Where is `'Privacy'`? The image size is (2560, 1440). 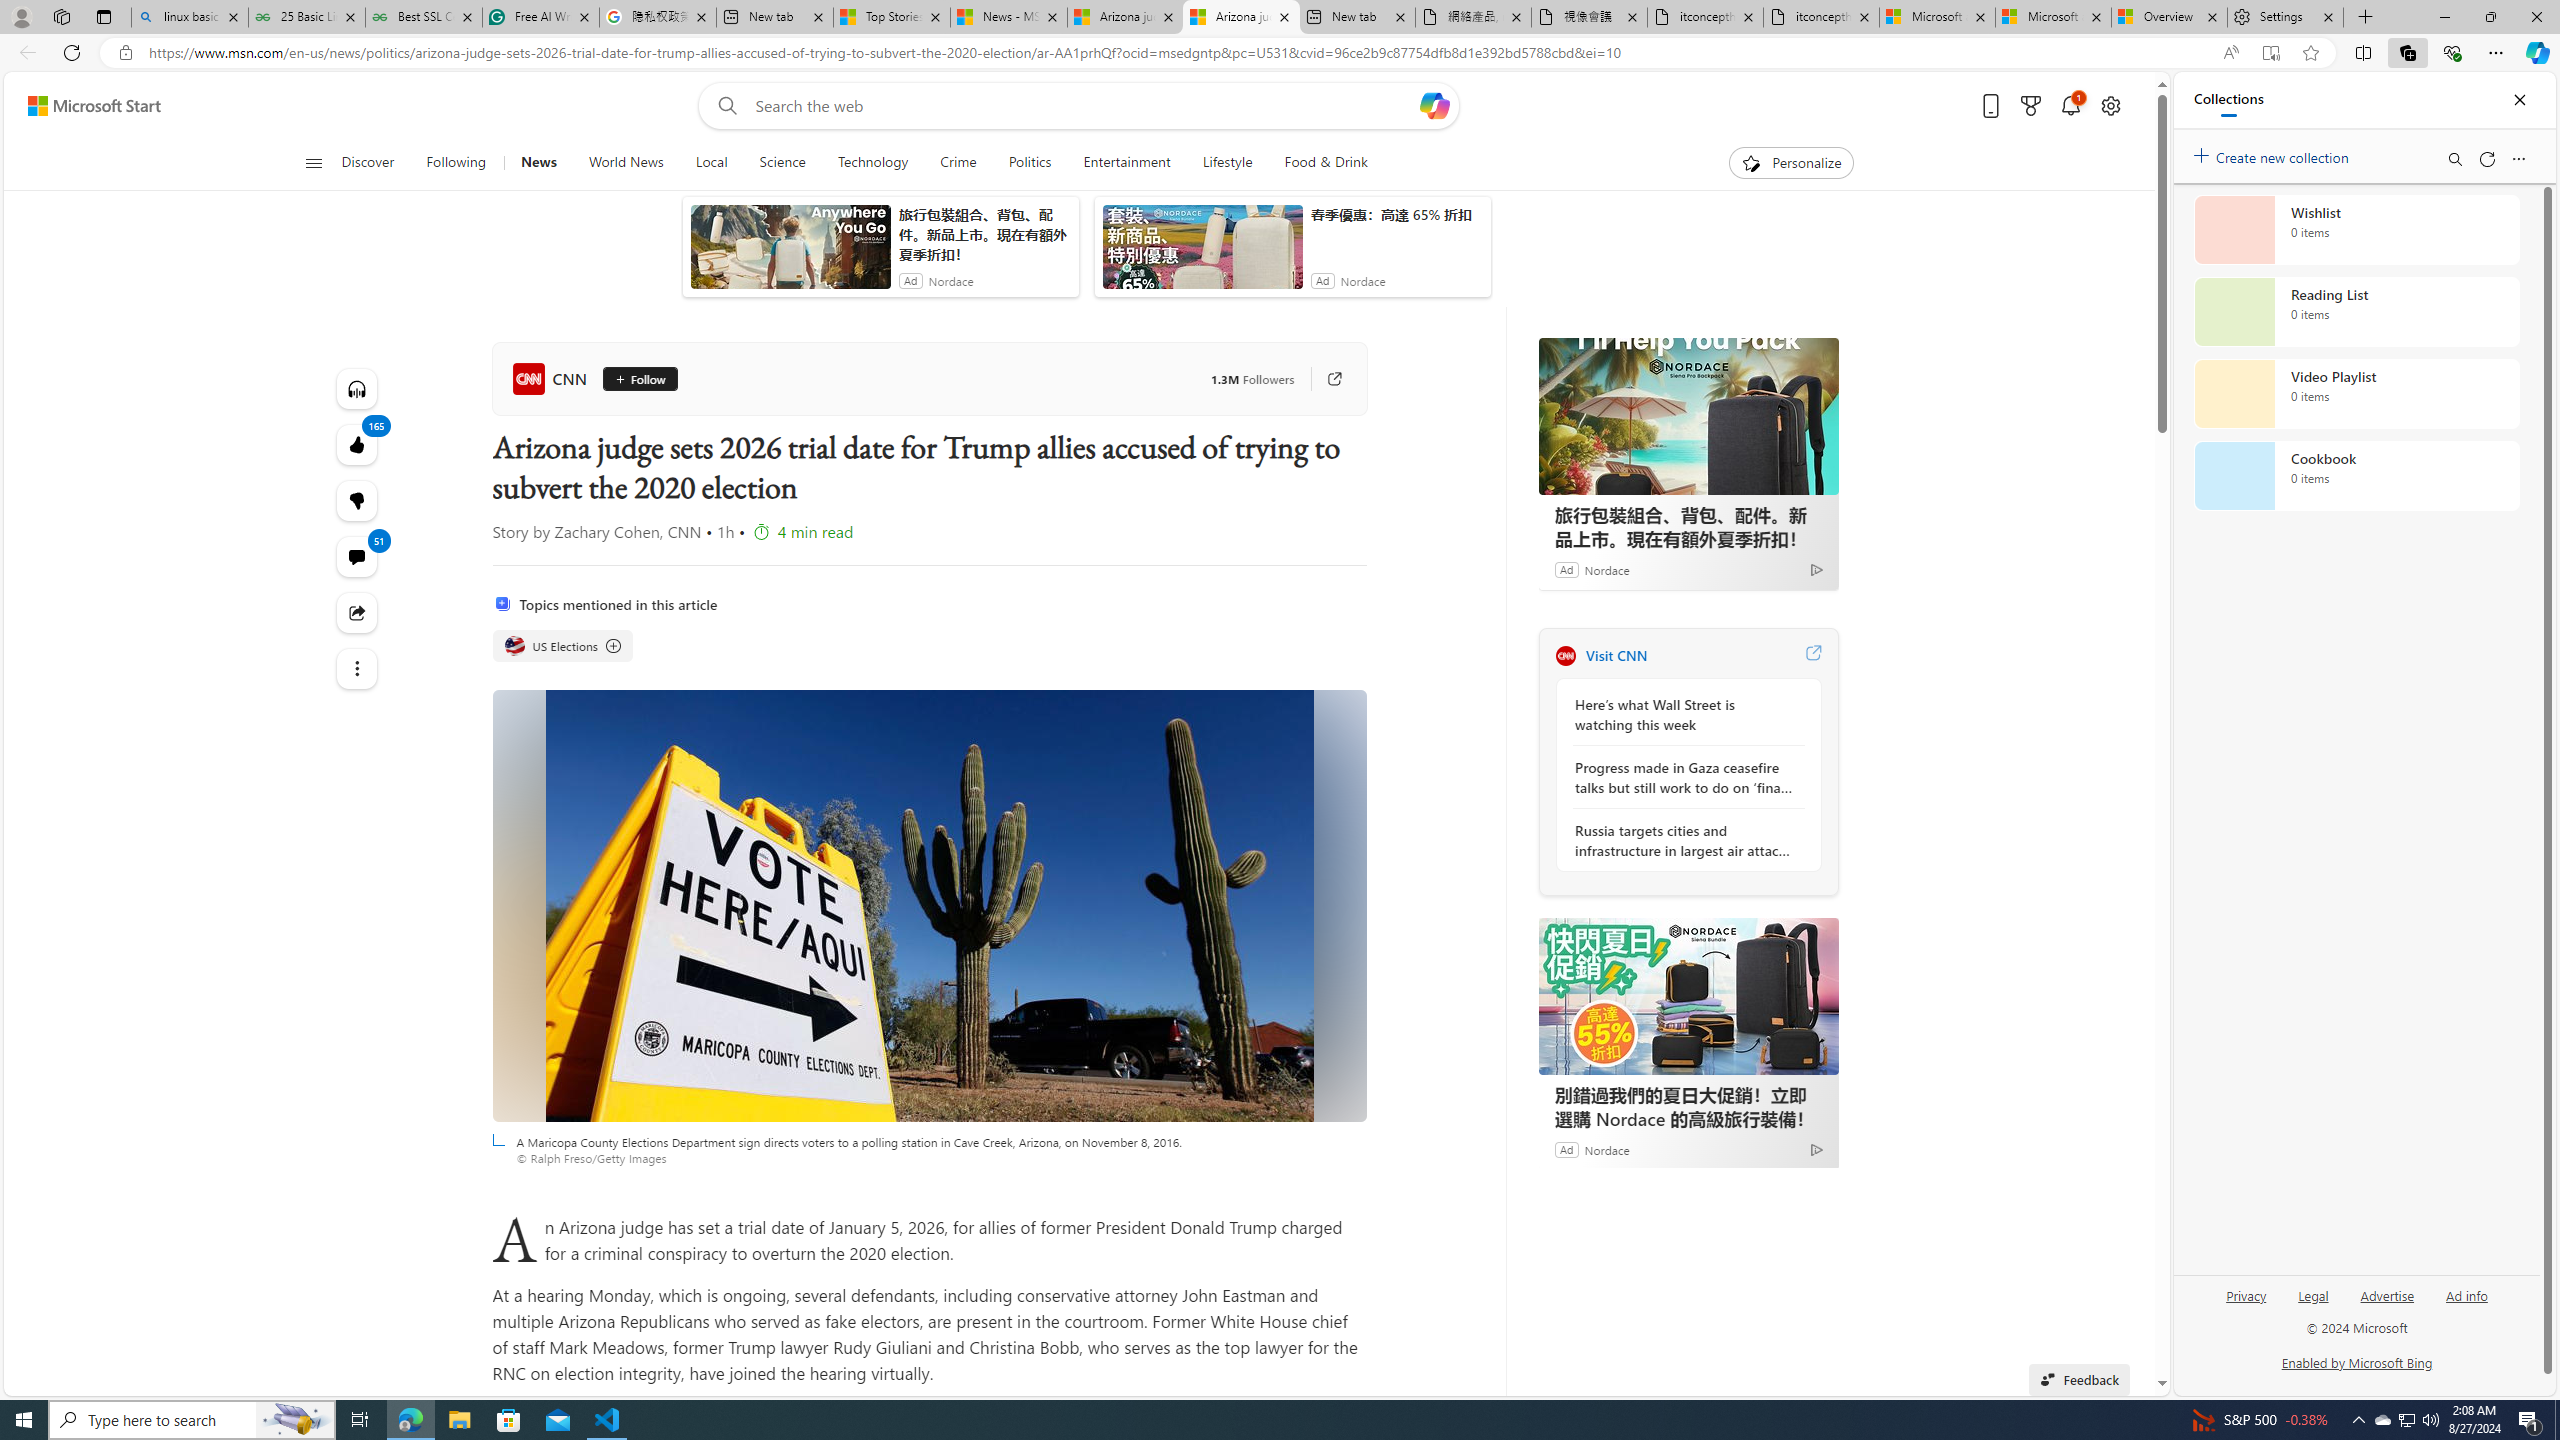 'Privacy' is located at coordinates (2246, 1302).